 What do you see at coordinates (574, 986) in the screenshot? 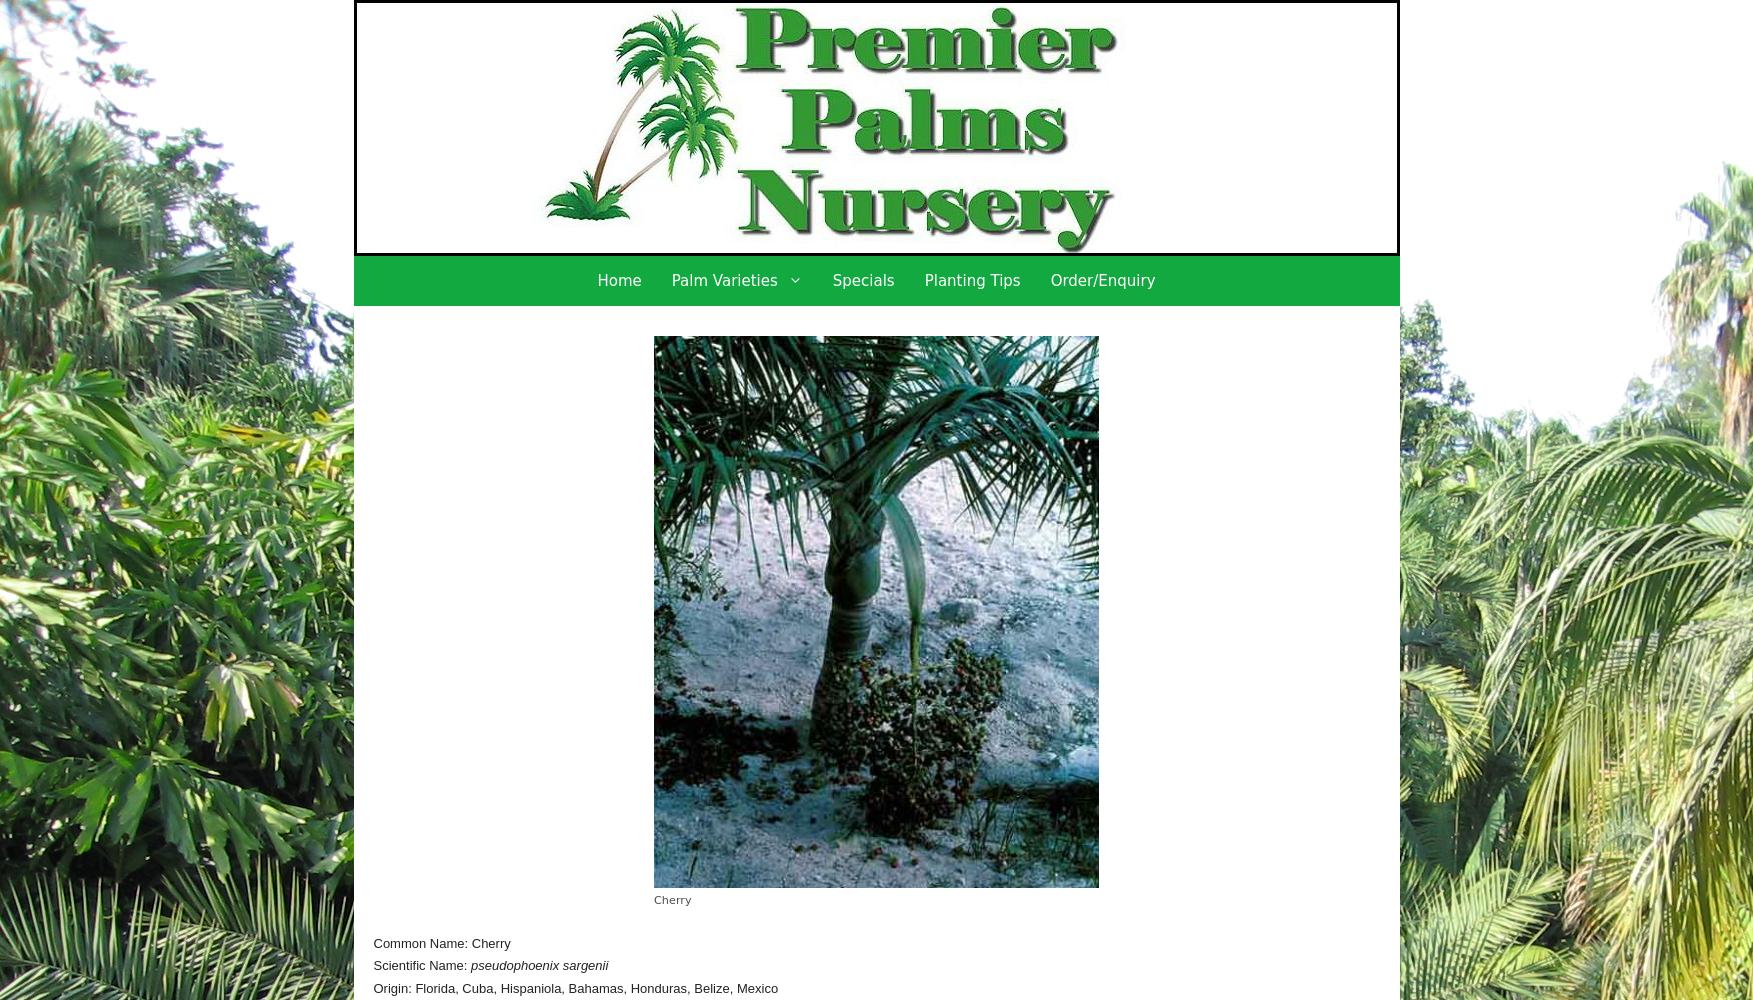
I see `'Origin: Florida, Cuba, Hispaniola, Bahamas, Honduras, Belize, Mexico'` at bounding box center [574, 986].